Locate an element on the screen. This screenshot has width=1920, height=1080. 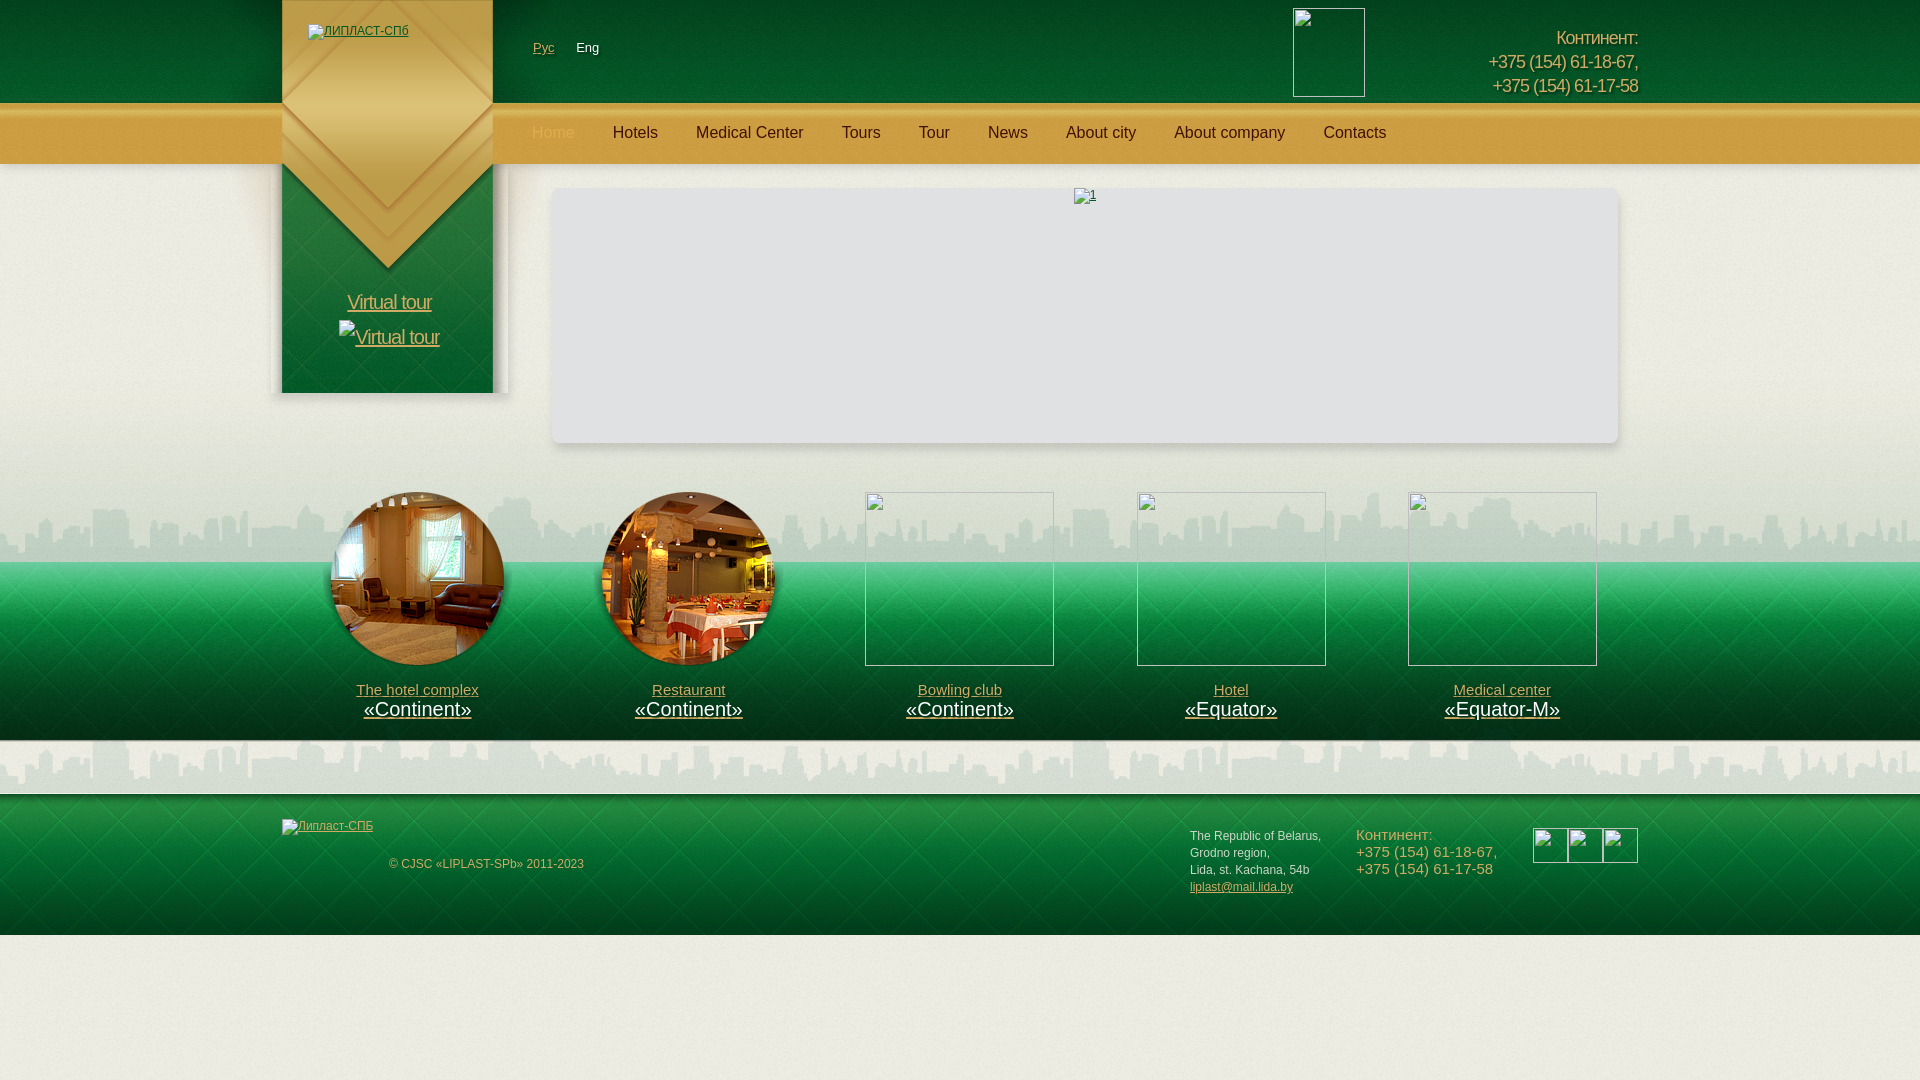
'Contacts' is located at coordinates (1304, 141).